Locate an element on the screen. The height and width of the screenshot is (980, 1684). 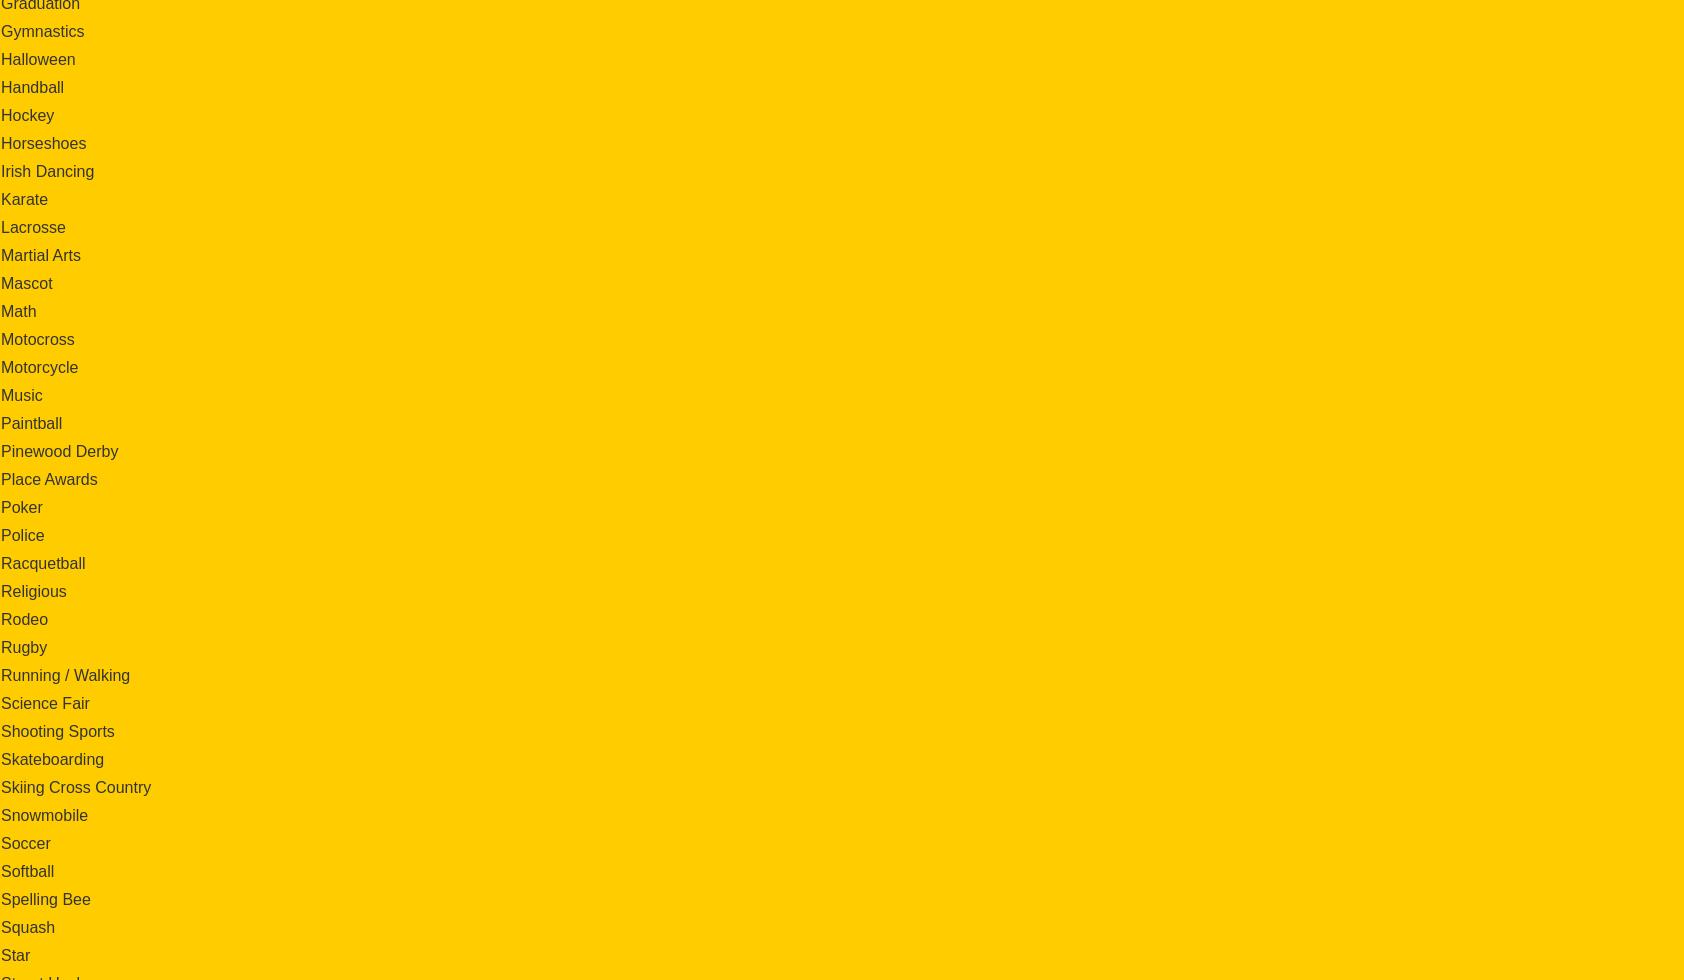
'Poker' is located at coordinates (20, 506).